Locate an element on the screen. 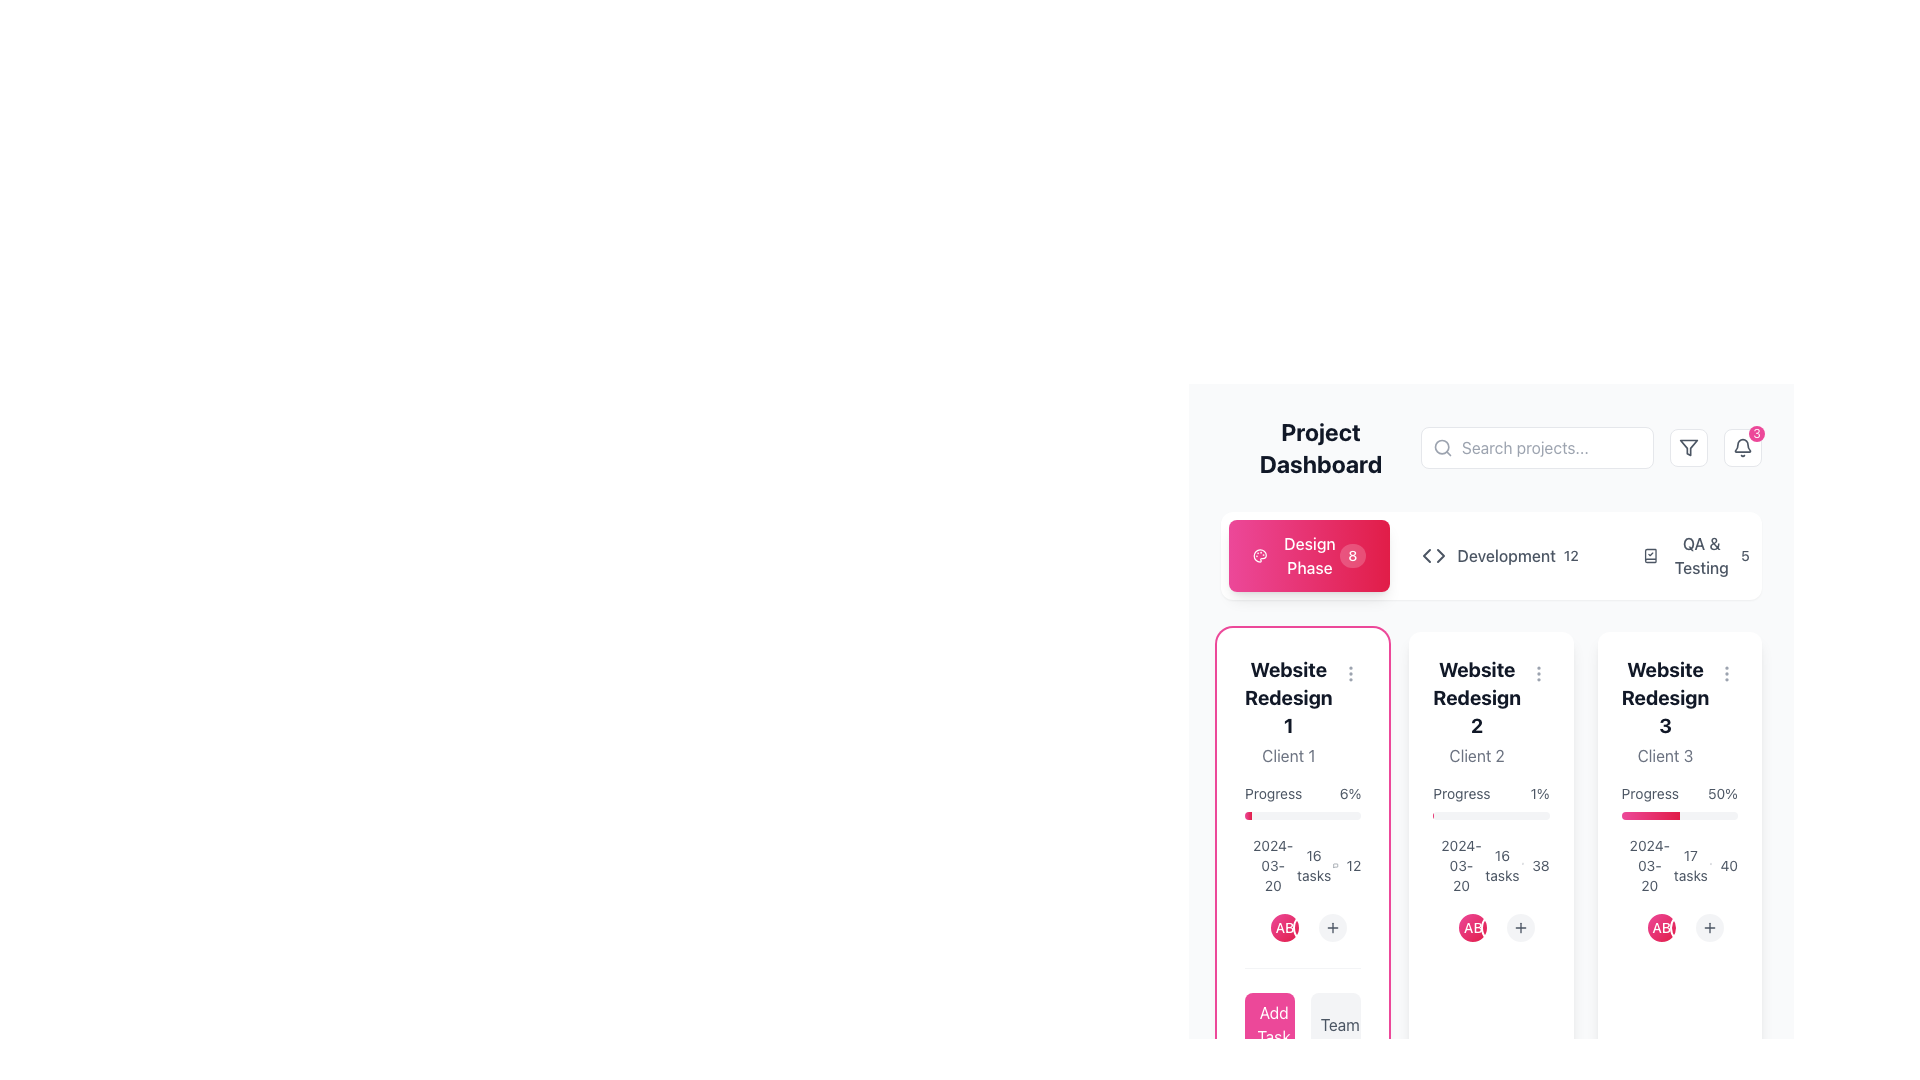  the user avatars in the composite UI component located in the lower section of the 'Website Redesign 2' card is located at coordinates (1485, 928).